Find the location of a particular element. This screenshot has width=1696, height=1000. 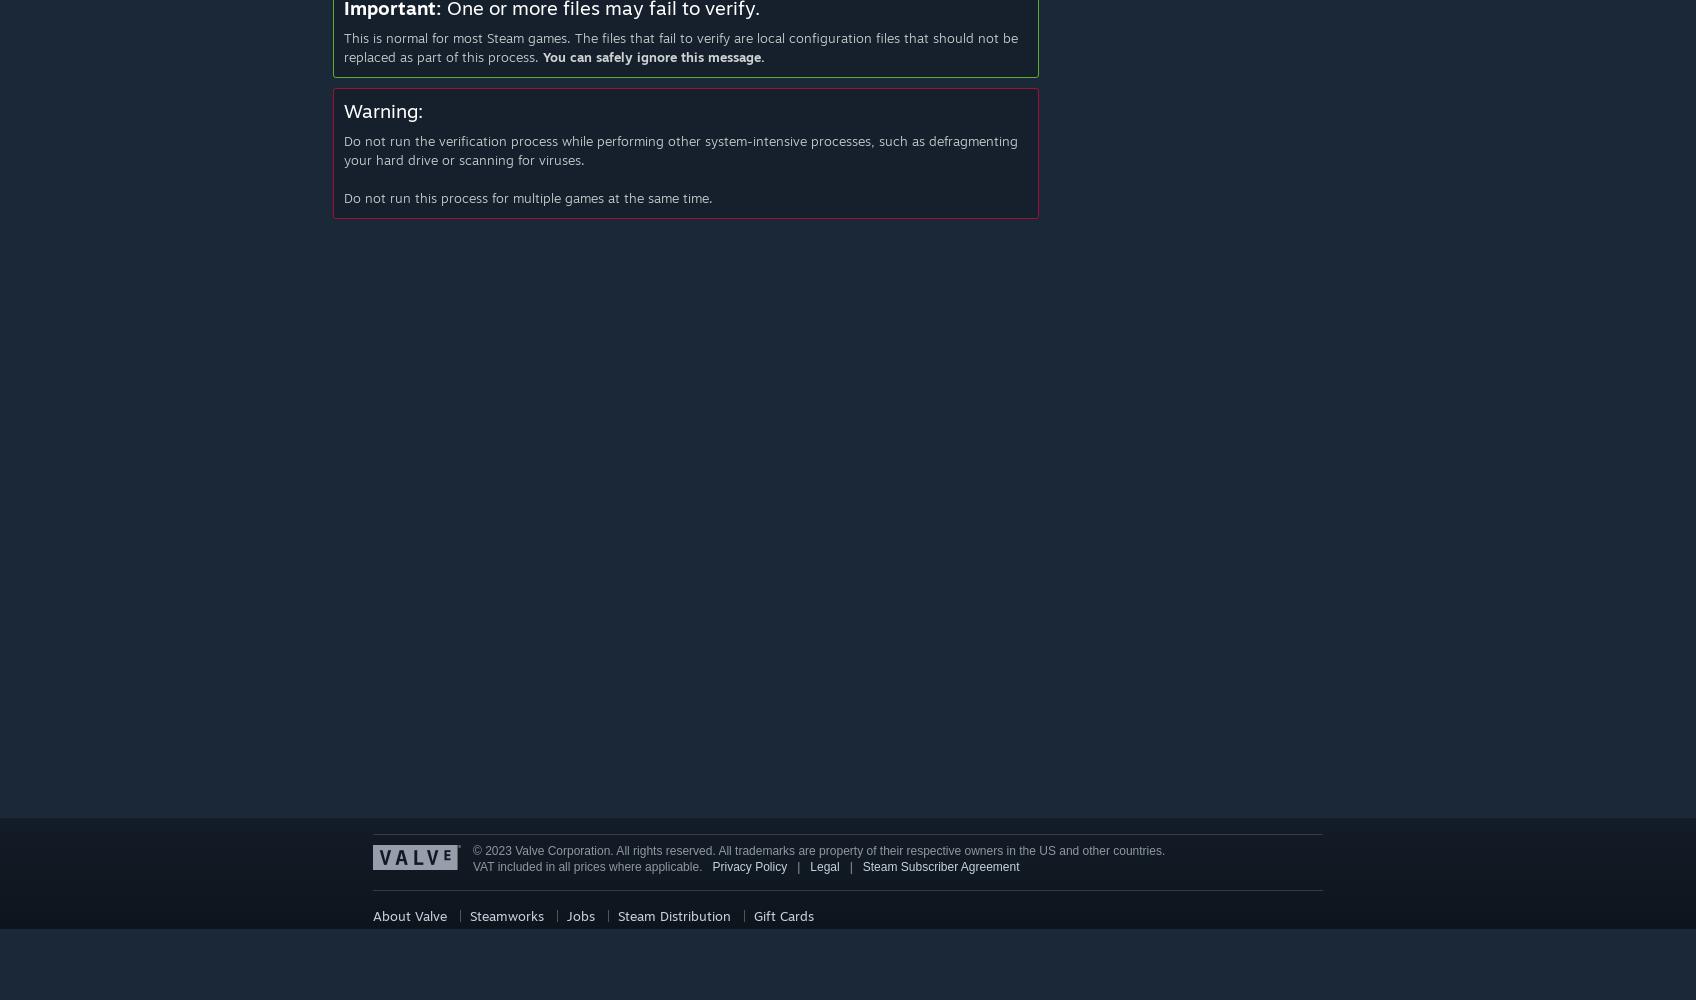

'Steam Subscriber Agreement' is located at coordinates (939, 866).